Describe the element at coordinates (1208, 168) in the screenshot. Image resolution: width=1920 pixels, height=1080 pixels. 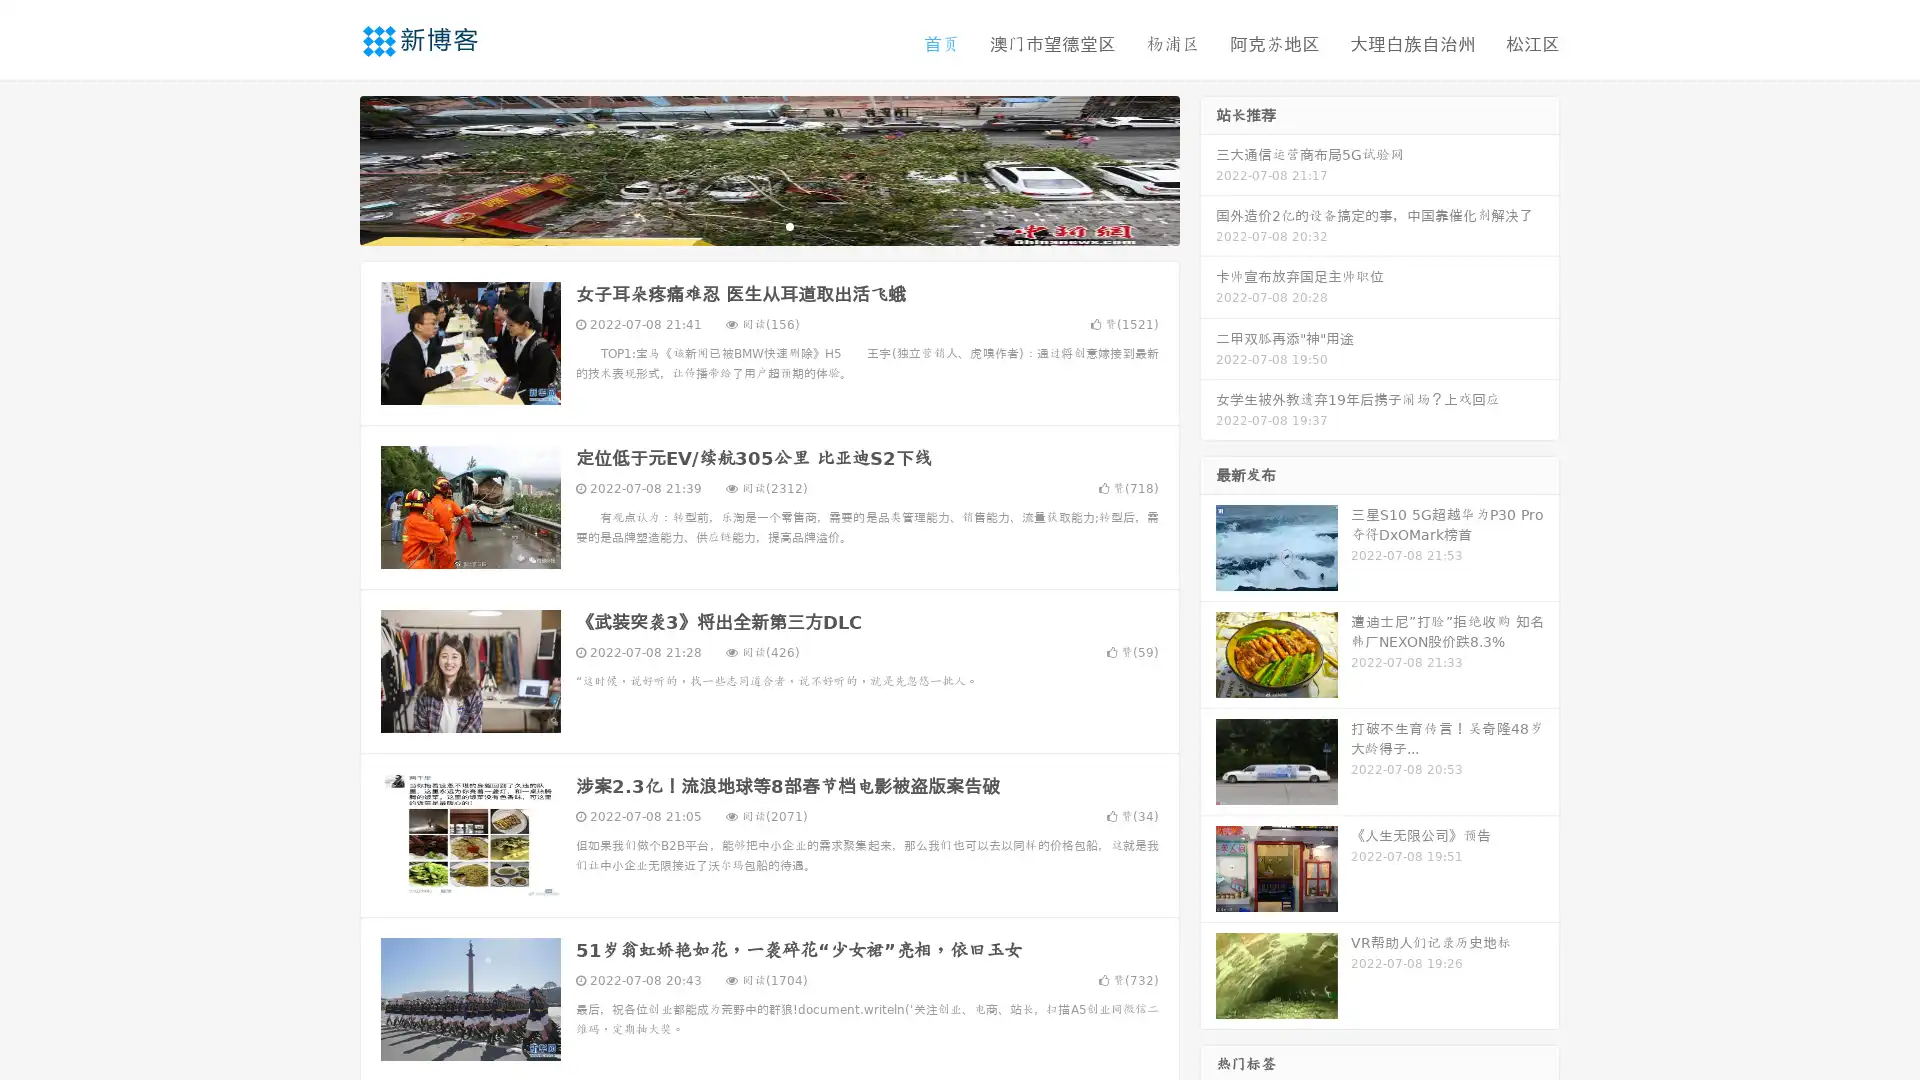
I see `Next slide` at that location.